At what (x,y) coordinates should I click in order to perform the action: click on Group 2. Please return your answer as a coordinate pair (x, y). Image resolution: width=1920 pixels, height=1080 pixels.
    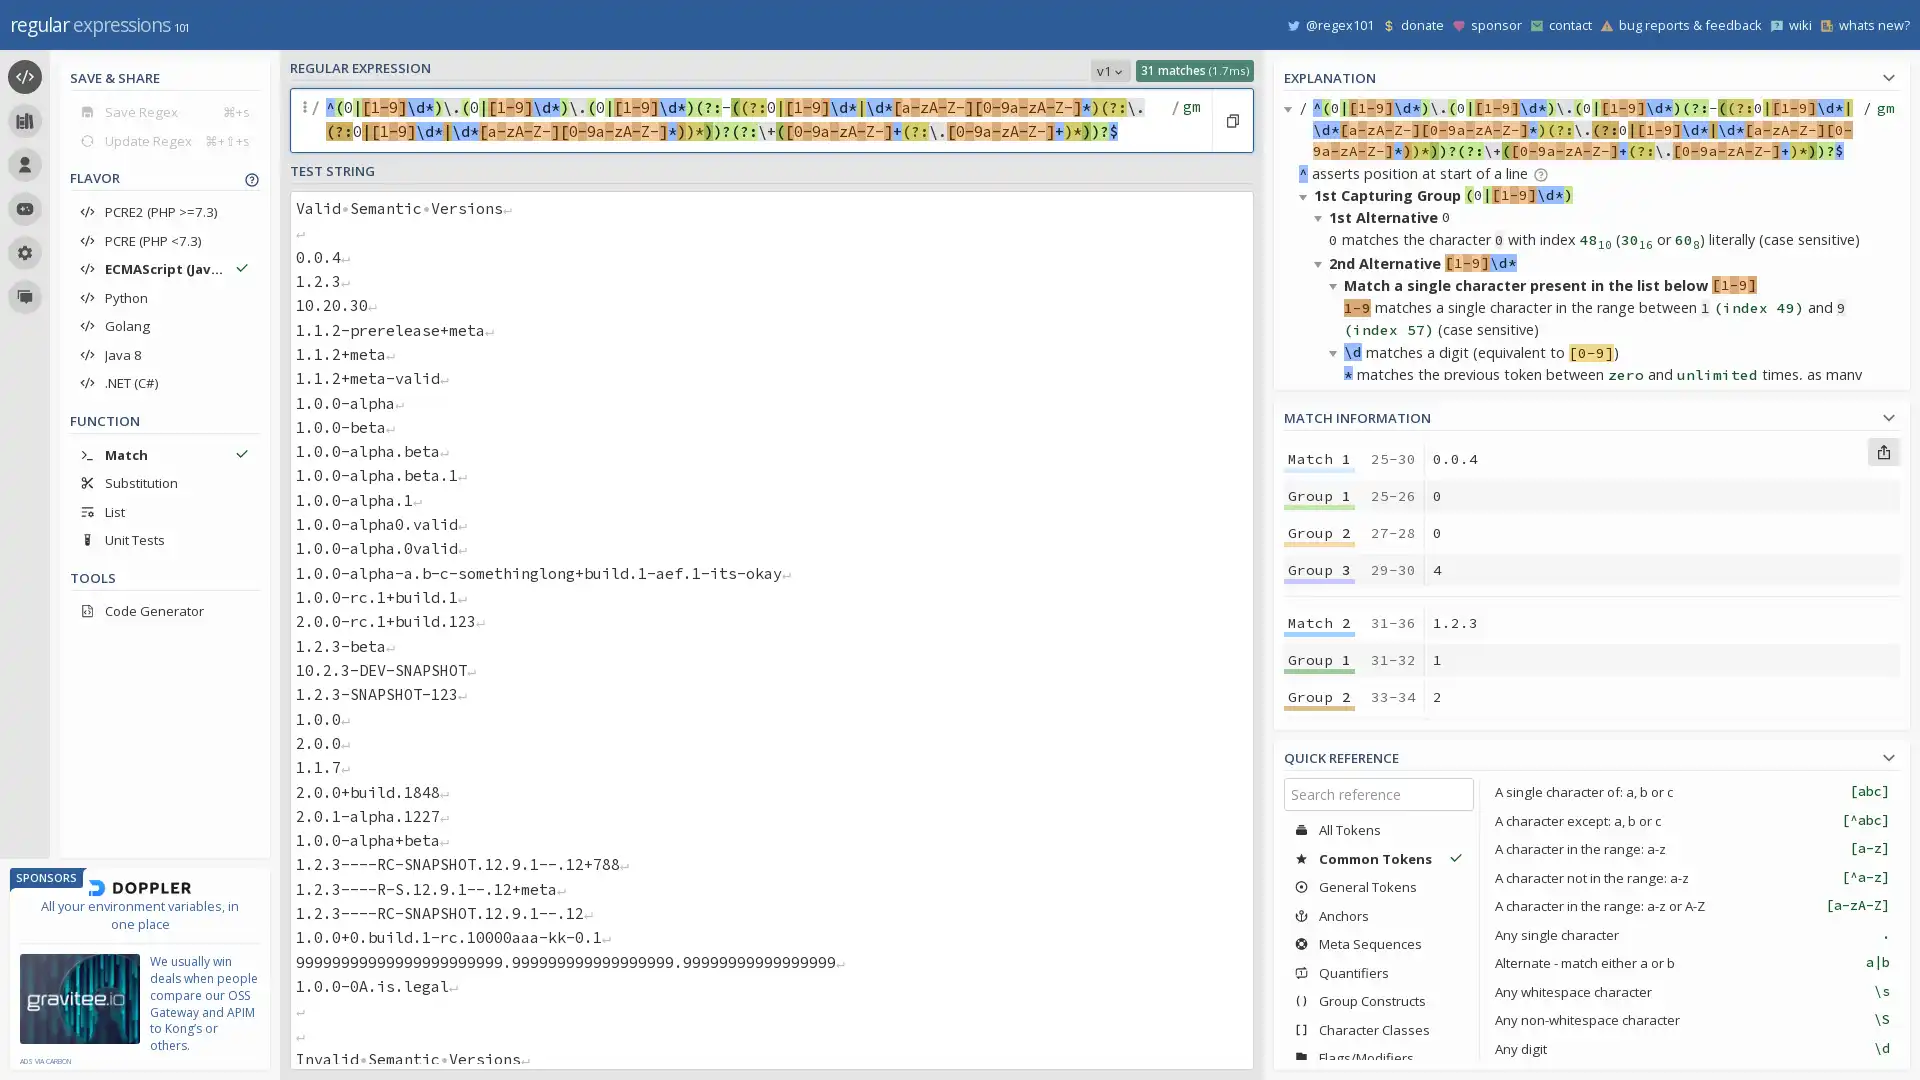
    Looking at the image, I should click on (1319, 531).